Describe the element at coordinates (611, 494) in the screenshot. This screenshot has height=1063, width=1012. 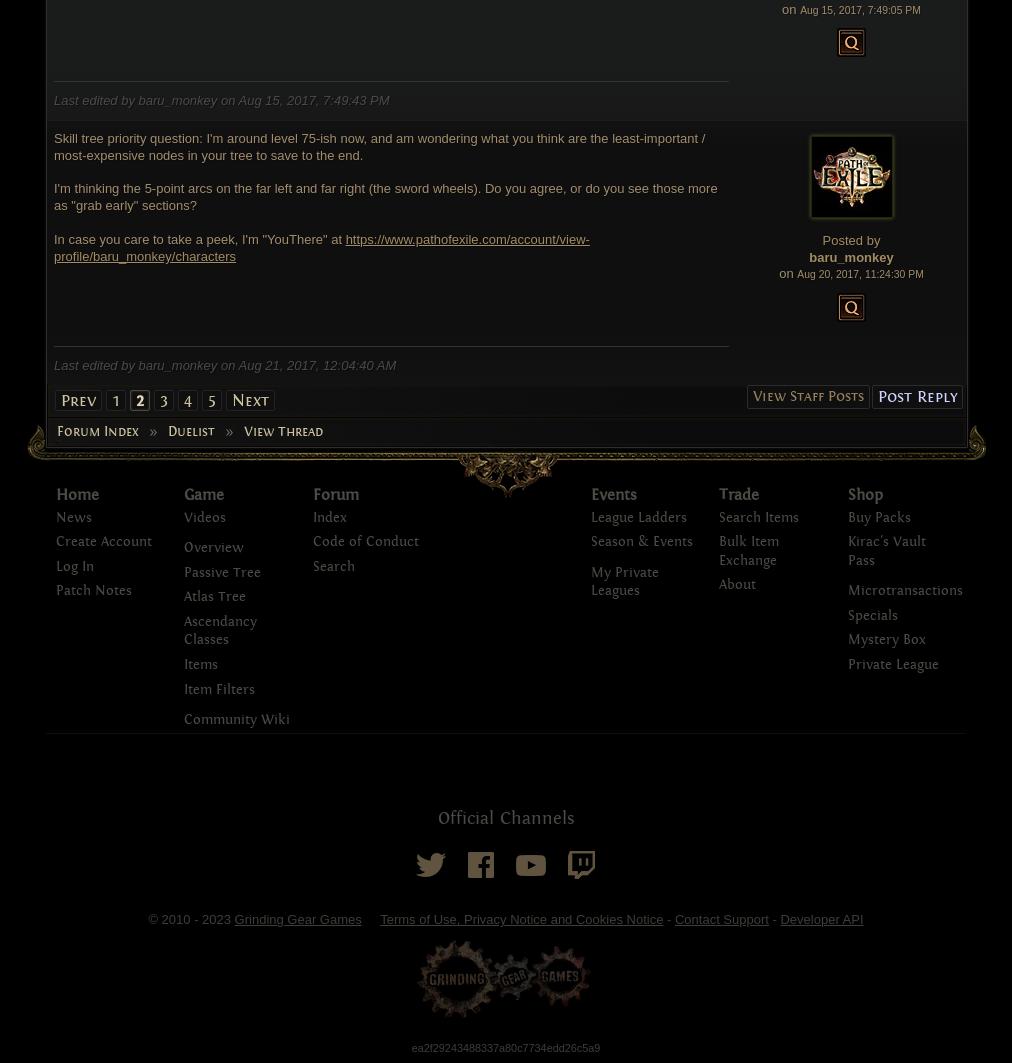
I see `'Events'` at that location.